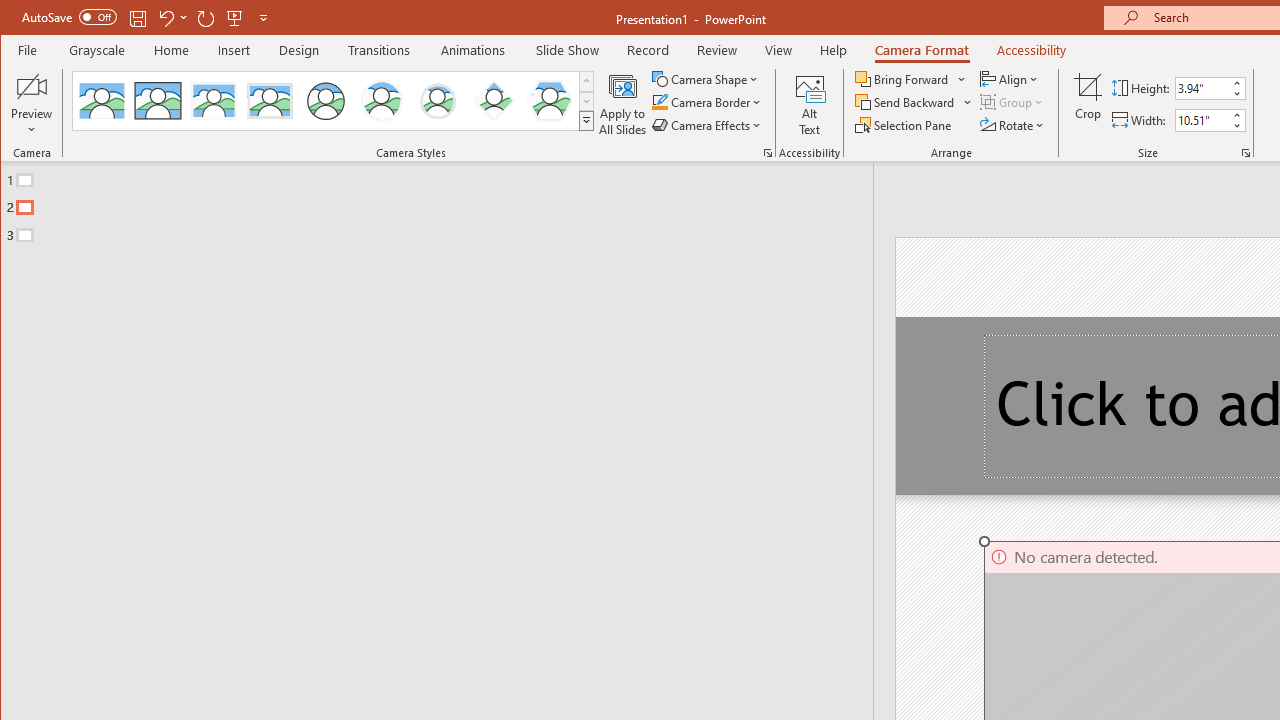  What do you see at coordinates (1245, 152) in the screenshot?
I see `'Size and Position...'` at bounding box center [1245, 152].